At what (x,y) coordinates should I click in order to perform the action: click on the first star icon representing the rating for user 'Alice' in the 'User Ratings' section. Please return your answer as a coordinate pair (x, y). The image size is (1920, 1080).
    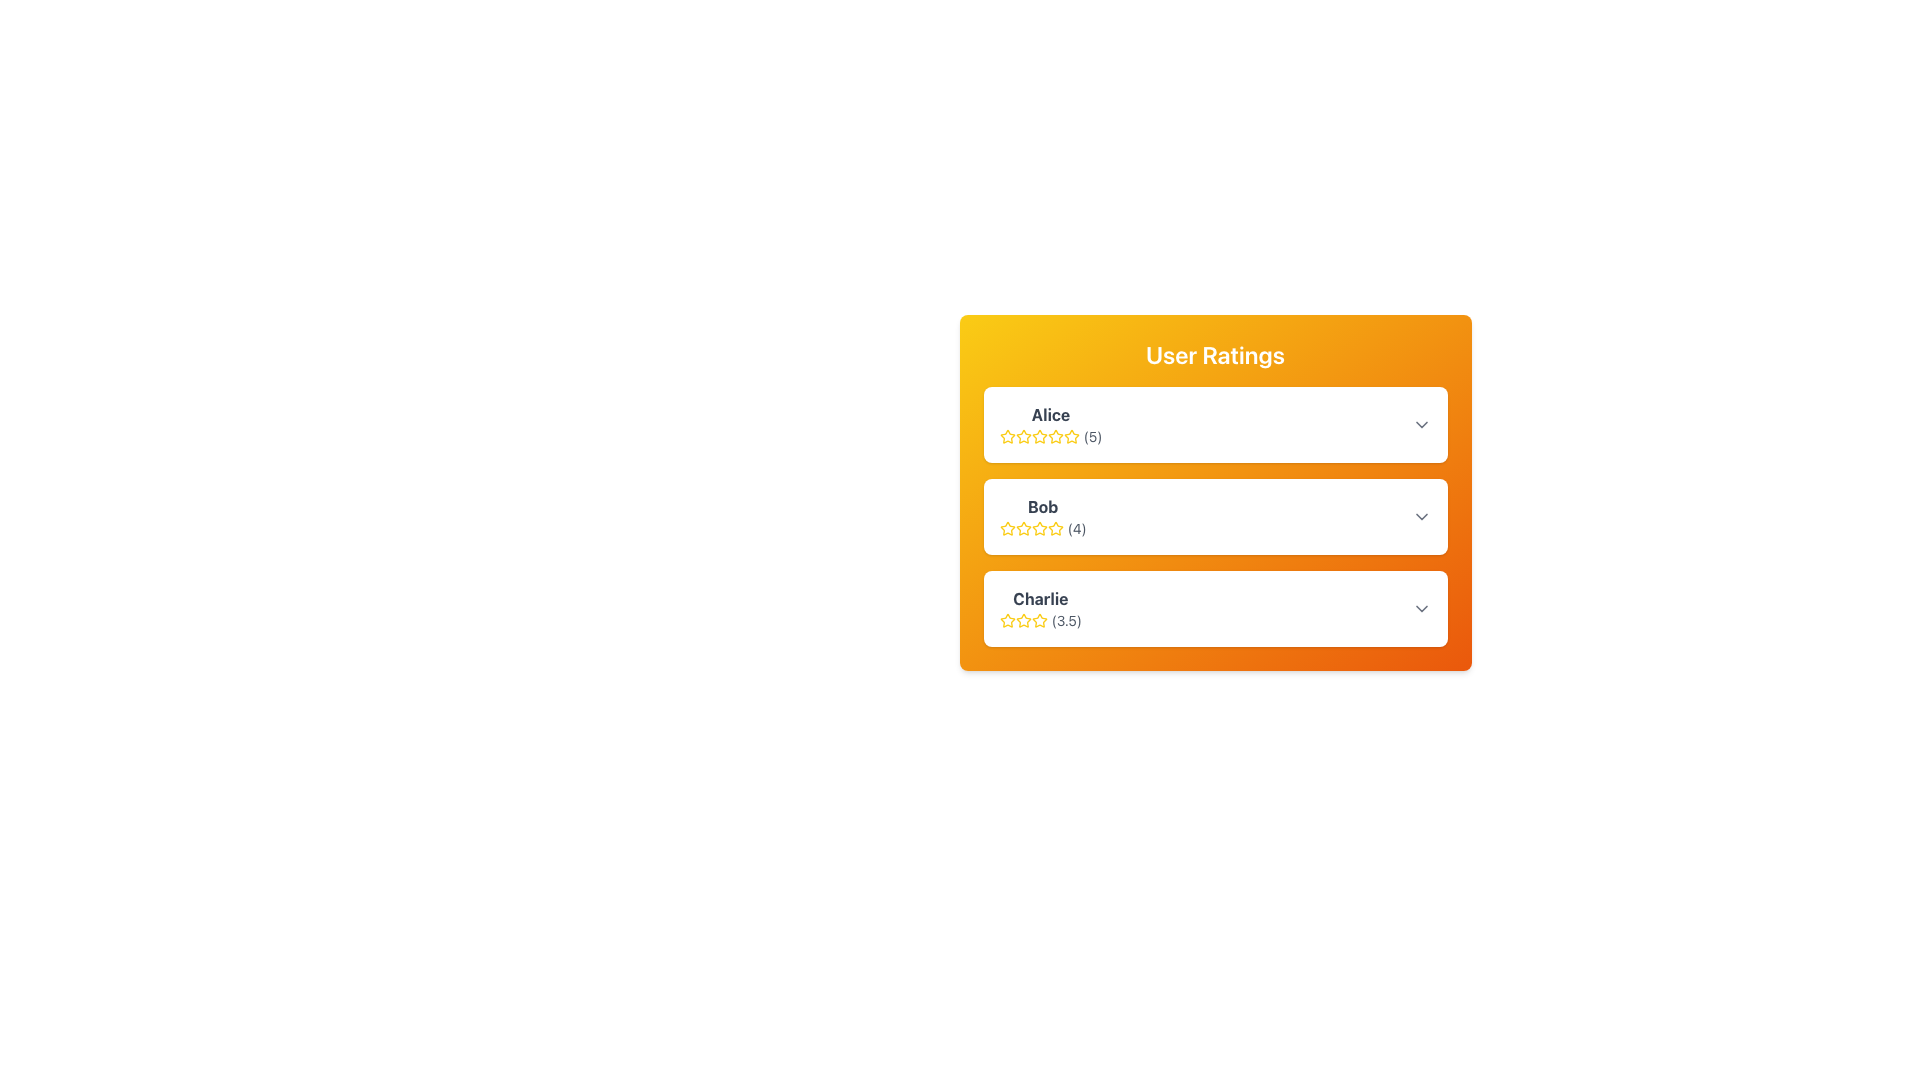
    Looking at the image, I should click on (1007, 434).